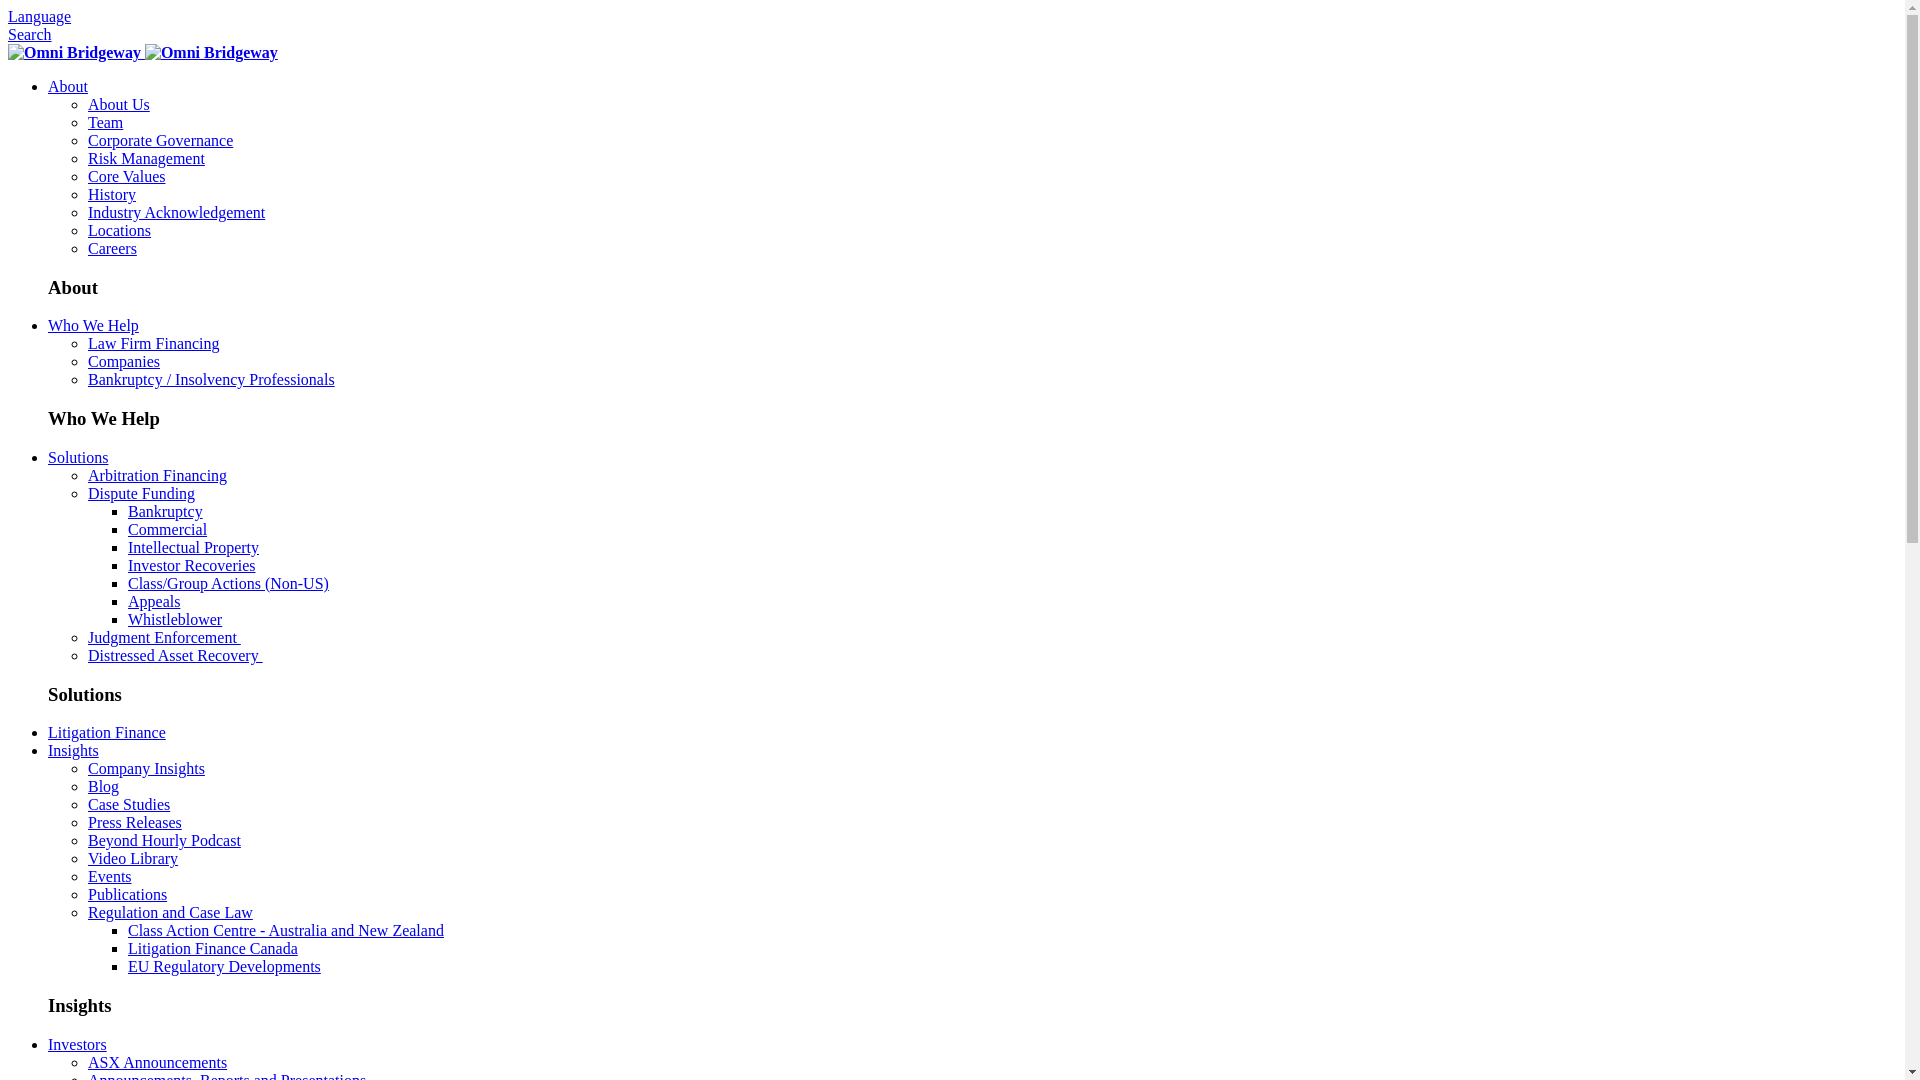 This screenshot has height=1080, width=1920. Describe the element at coordinates (145, 157) in the screenshot. I see `'Risk Management'` at that location.